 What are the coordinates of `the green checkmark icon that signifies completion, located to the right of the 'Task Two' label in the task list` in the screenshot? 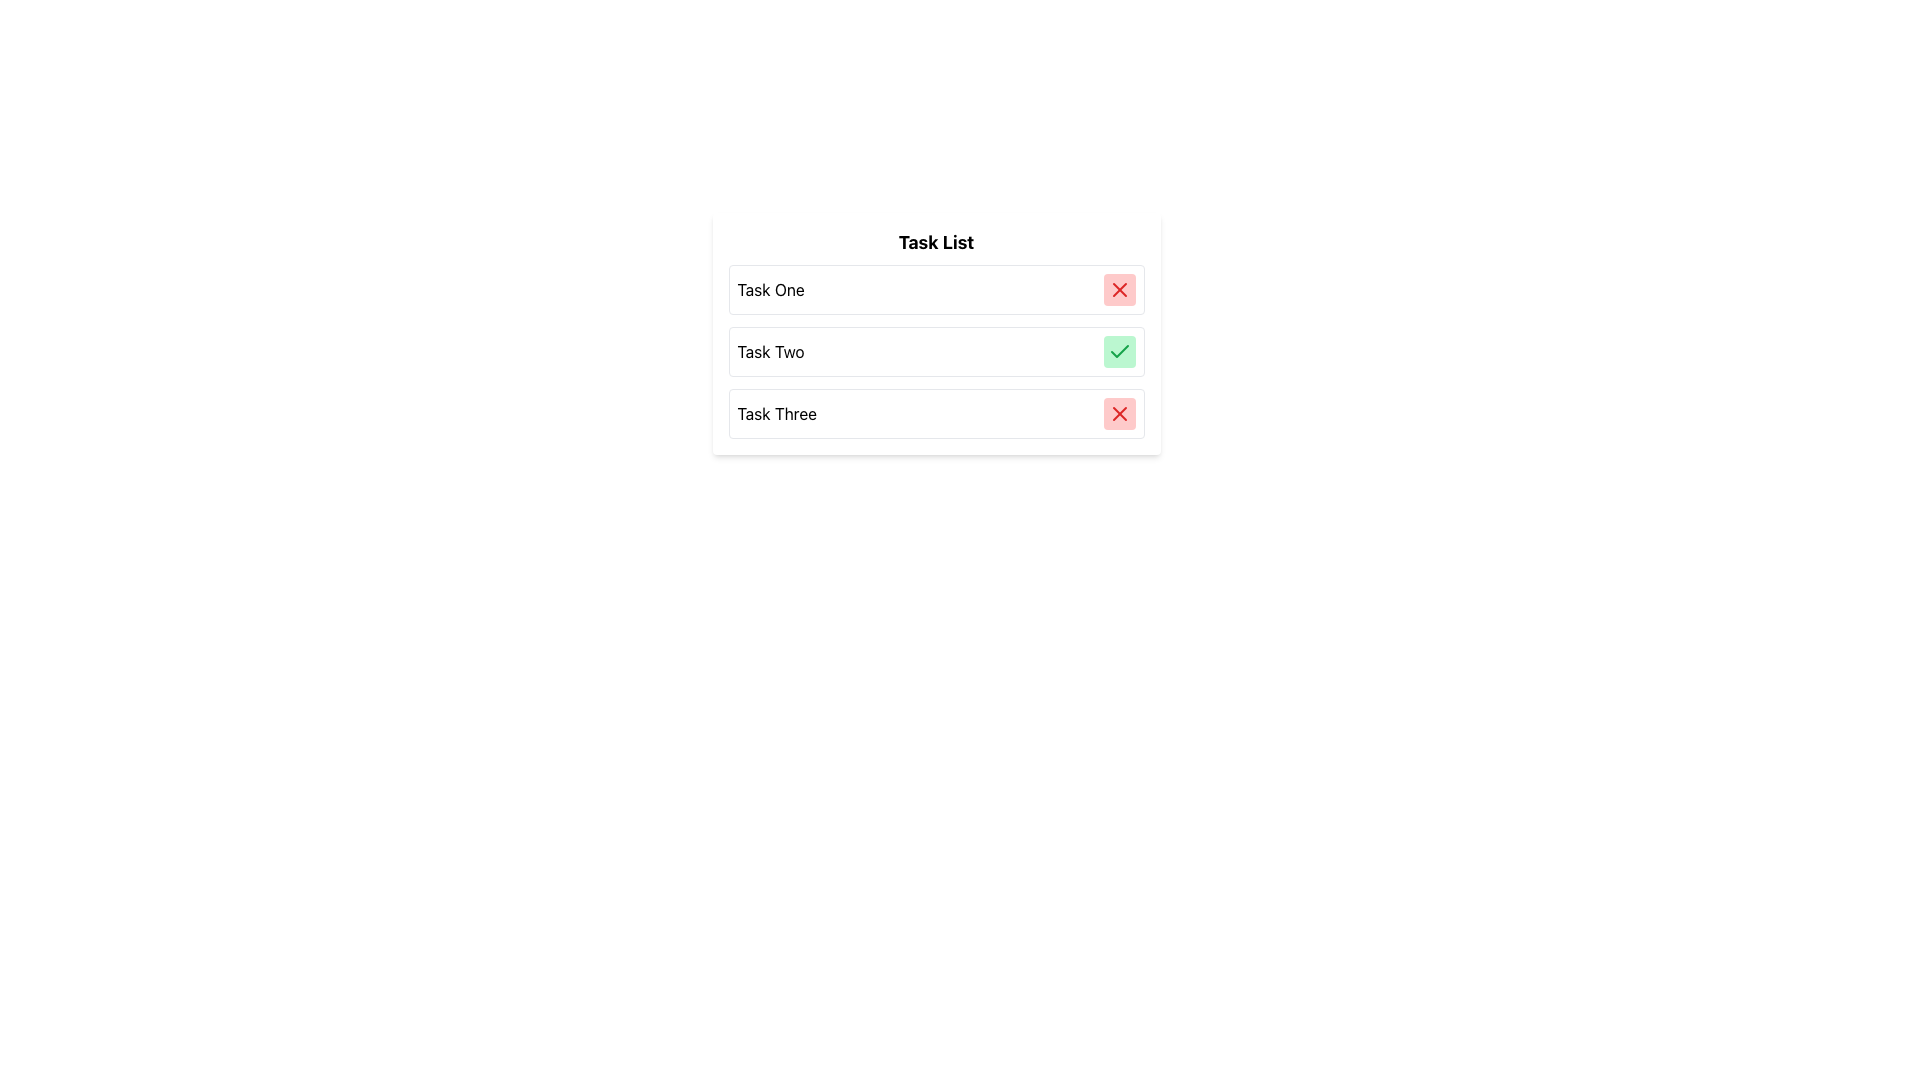 It's located at (1118, 350).